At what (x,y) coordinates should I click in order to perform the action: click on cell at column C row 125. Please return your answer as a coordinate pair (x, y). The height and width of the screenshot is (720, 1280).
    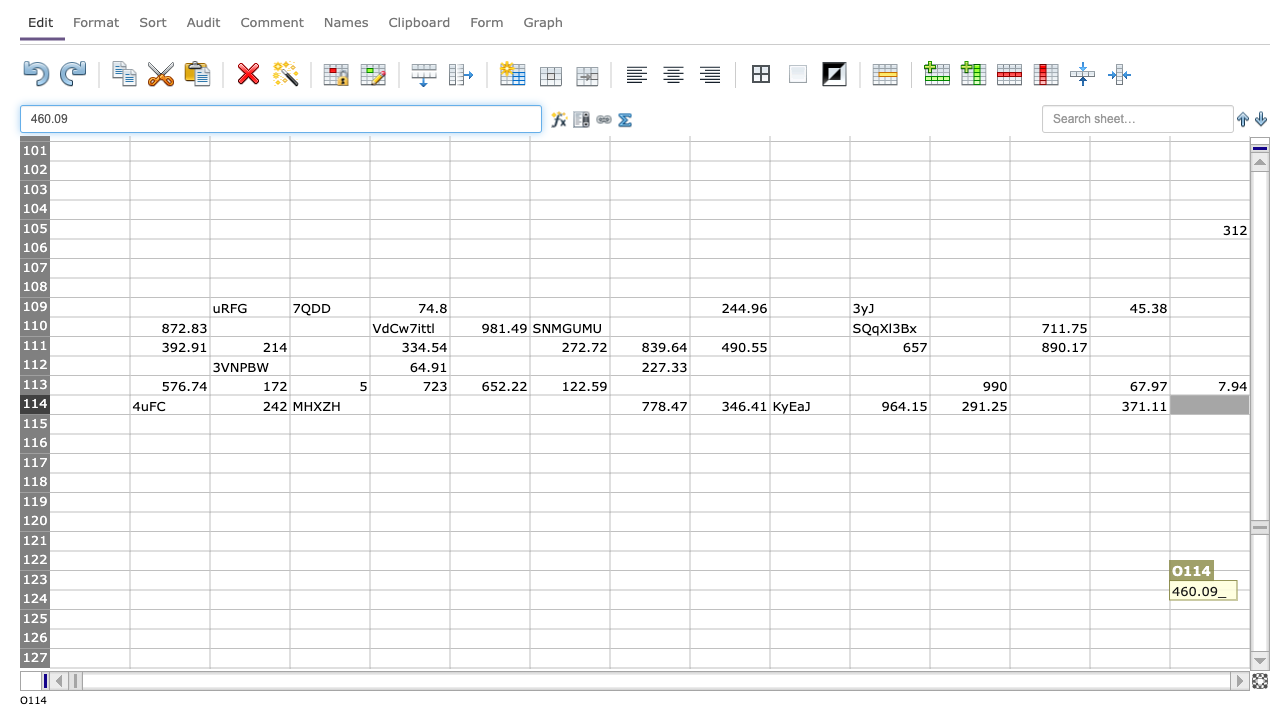
    Looking at the image, I should click on (248, 618).